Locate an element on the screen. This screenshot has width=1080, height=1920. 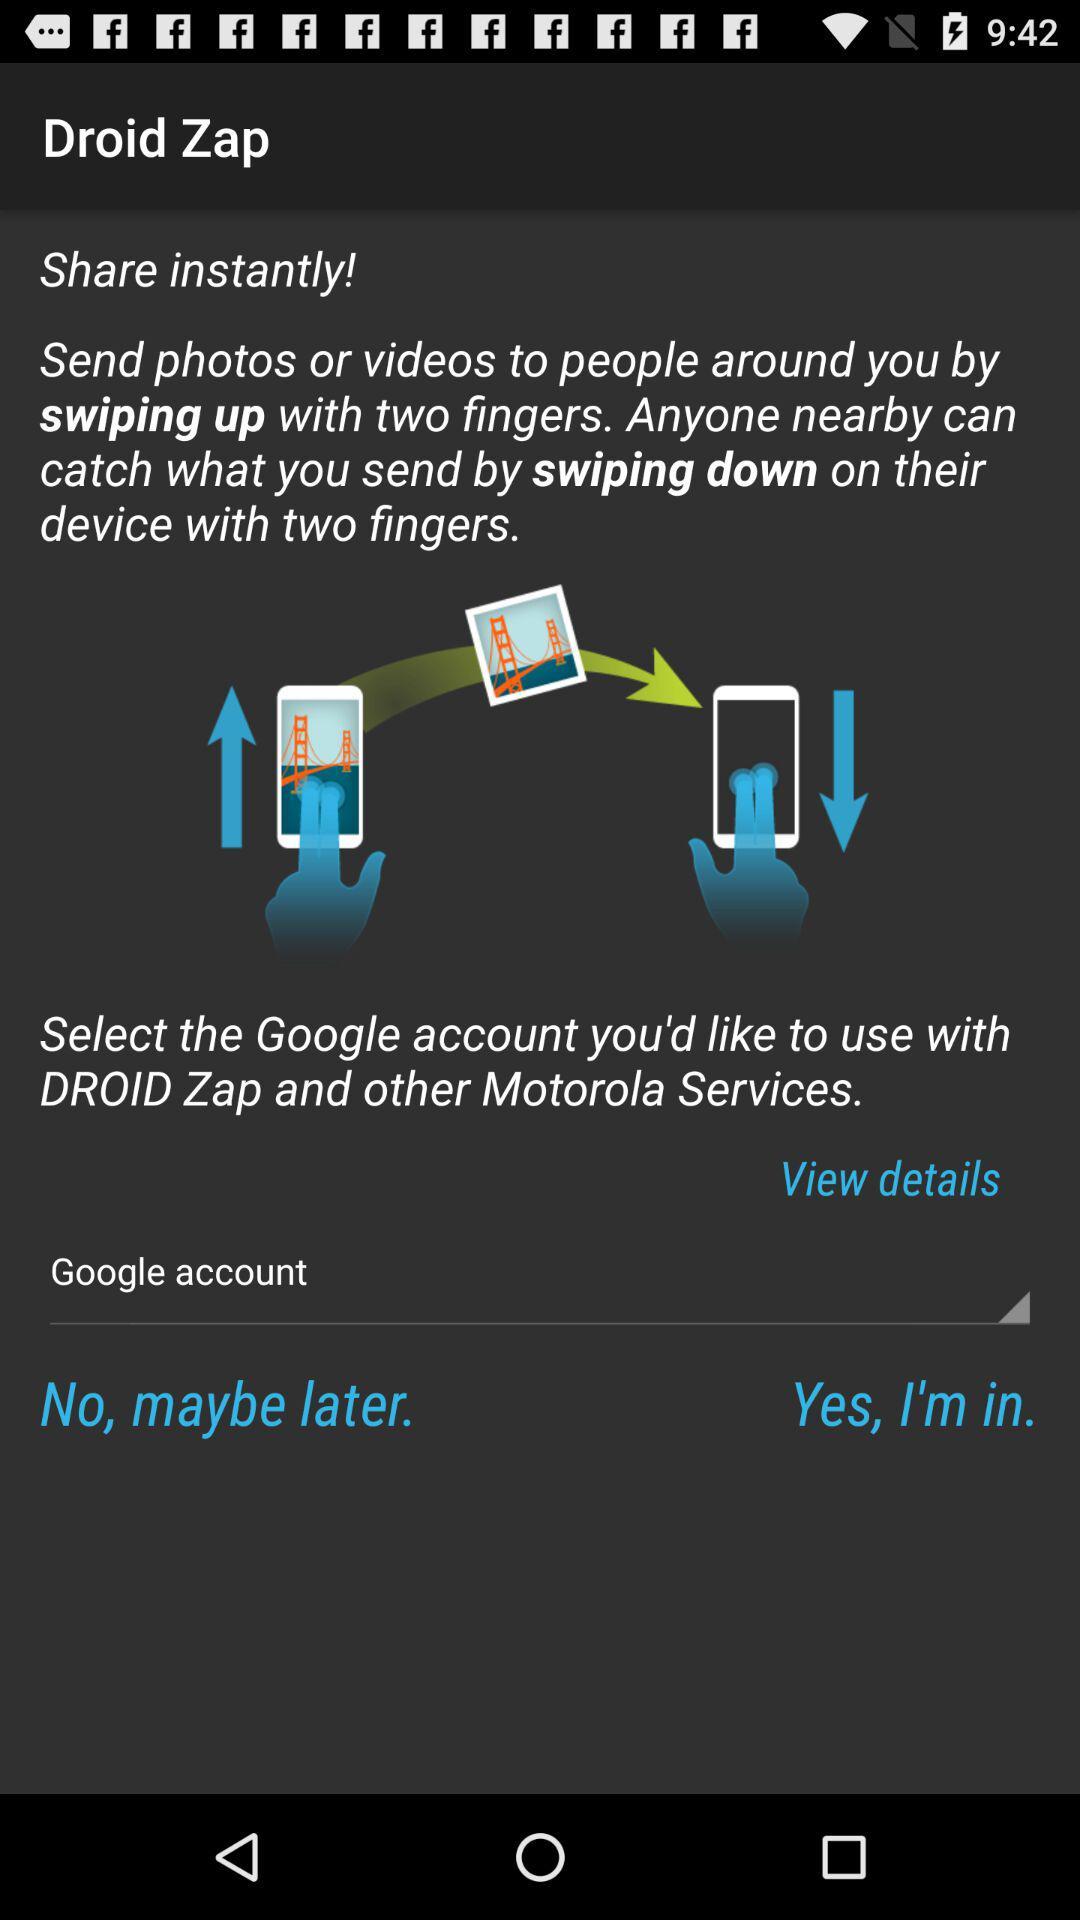
the no, maybe later. app is located at coordinates (227, 1400).